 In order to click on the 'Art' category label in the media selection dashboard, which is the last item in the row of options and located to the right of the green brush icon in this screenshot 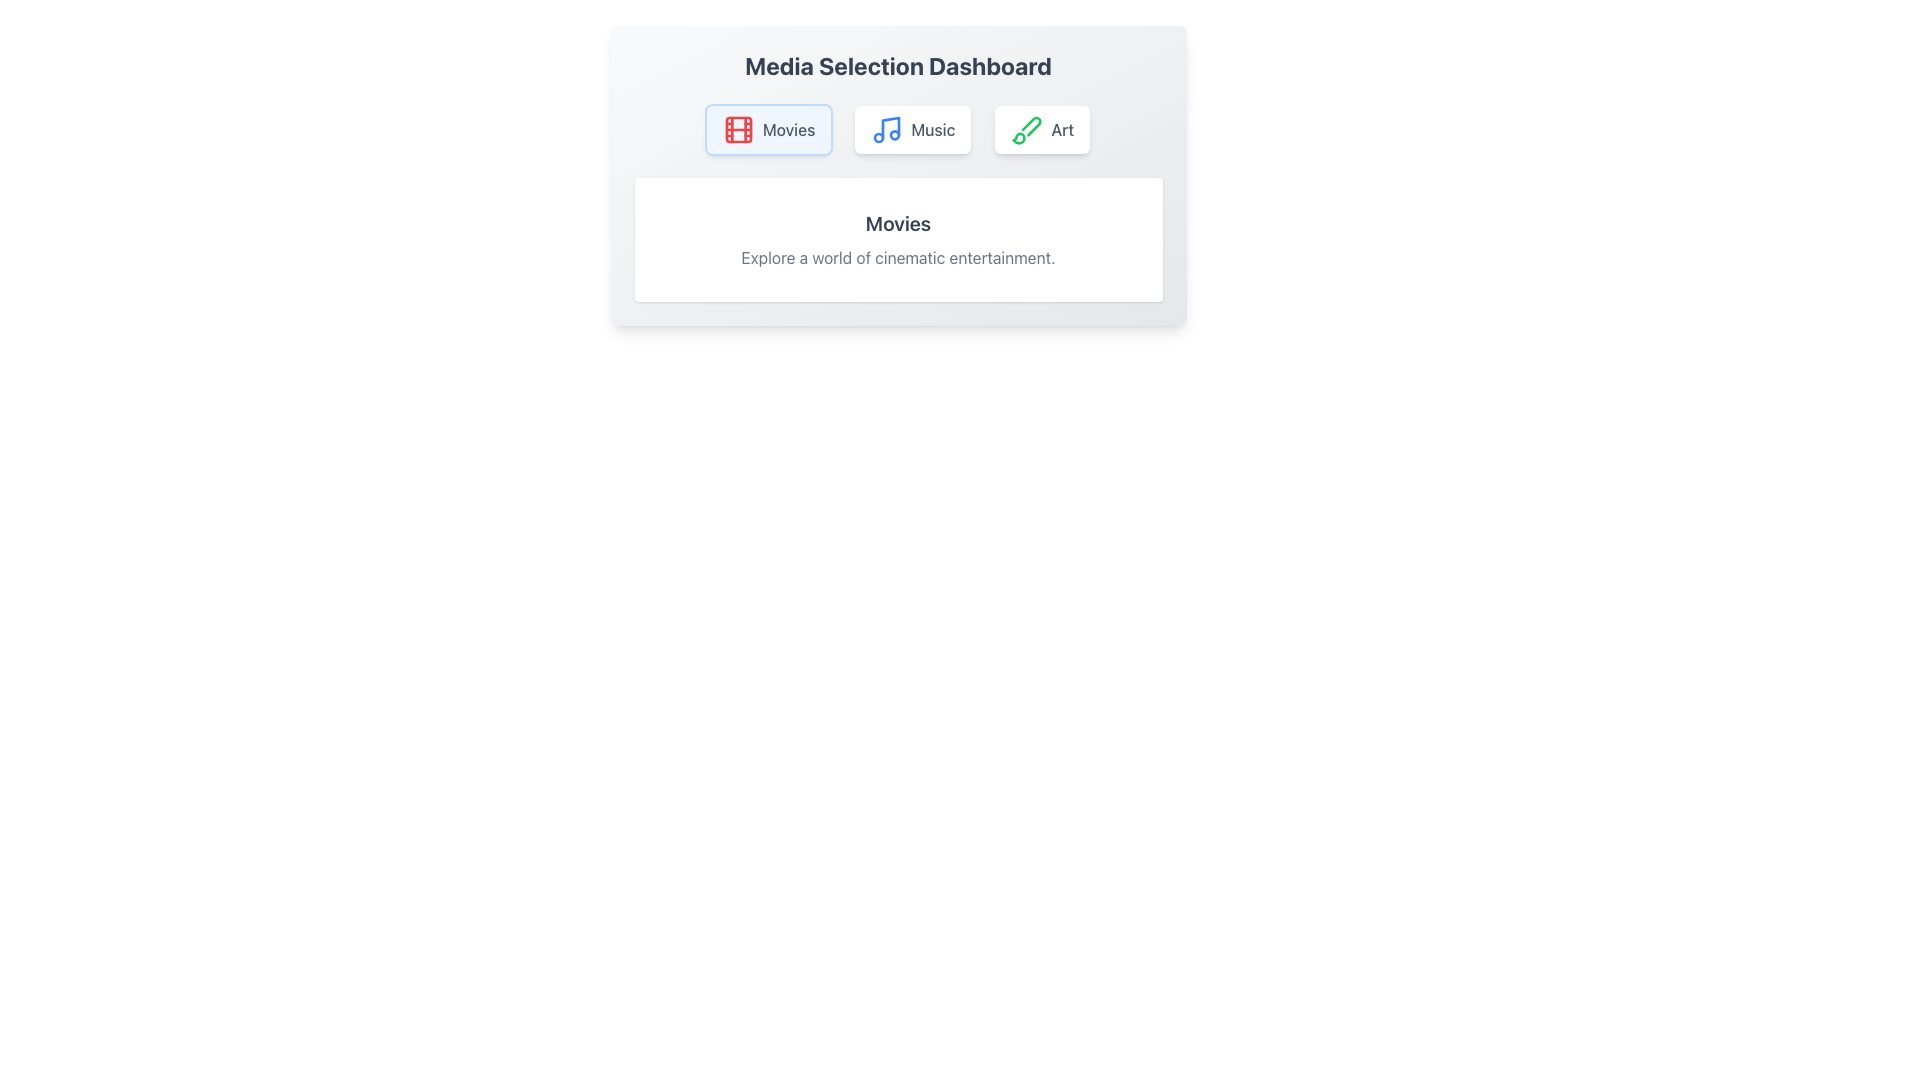, I will do `click(1061, 130)`.